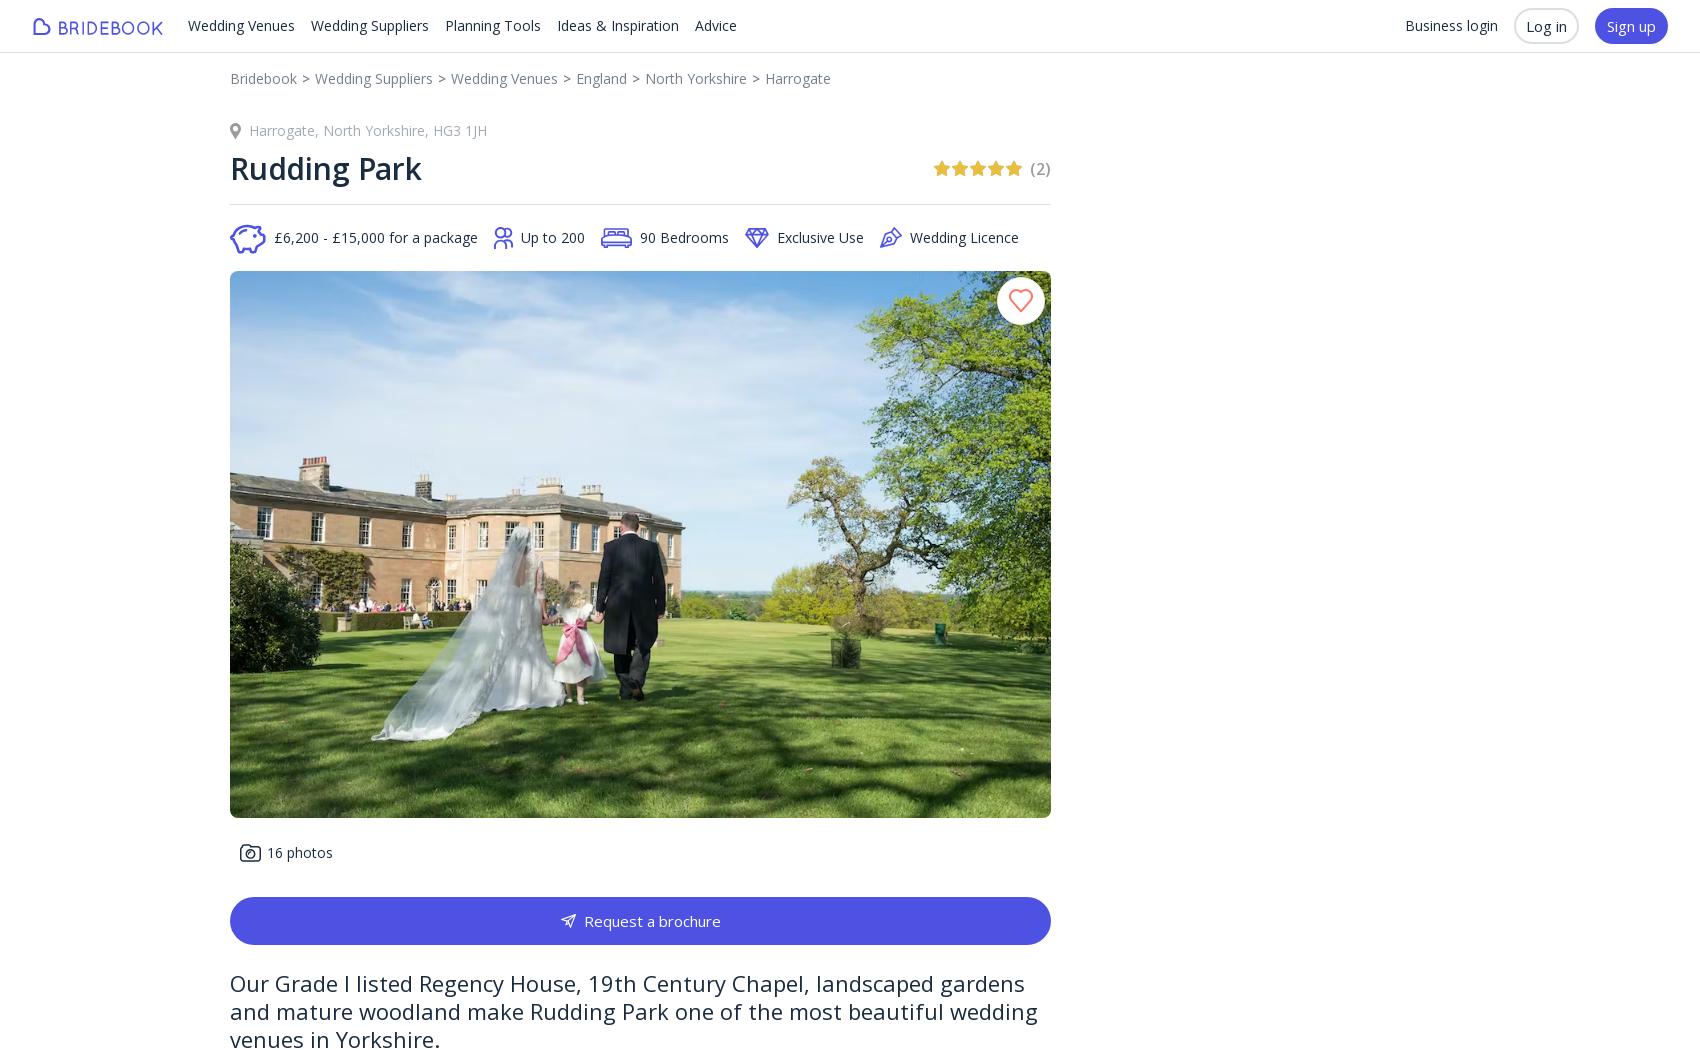  What do you see at coordinates (263, 78) in the screenshot?
I see `'Bridebook'` at bounding box center [263, 78].